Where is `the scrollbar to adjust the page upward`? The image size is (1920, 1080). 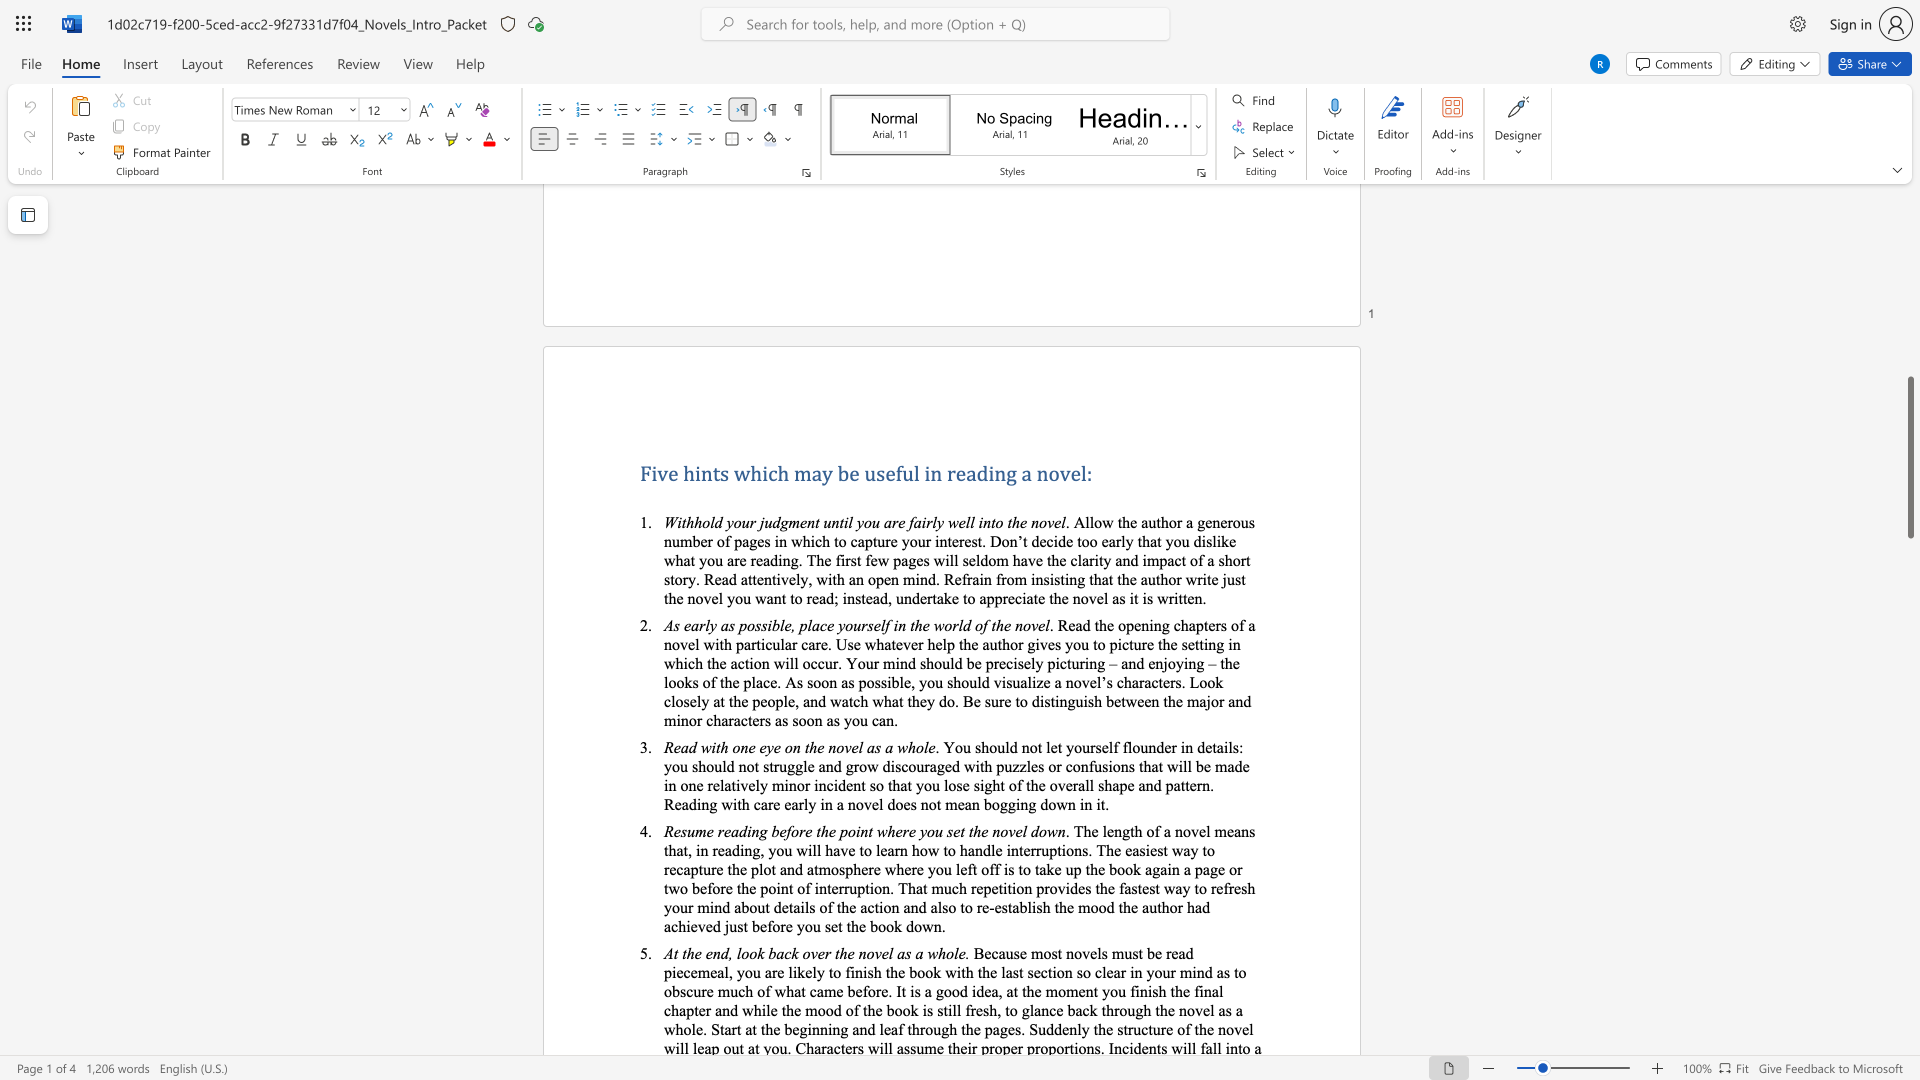 the scrollbar to adjust the page upward is located at coordinates (1909, 428).